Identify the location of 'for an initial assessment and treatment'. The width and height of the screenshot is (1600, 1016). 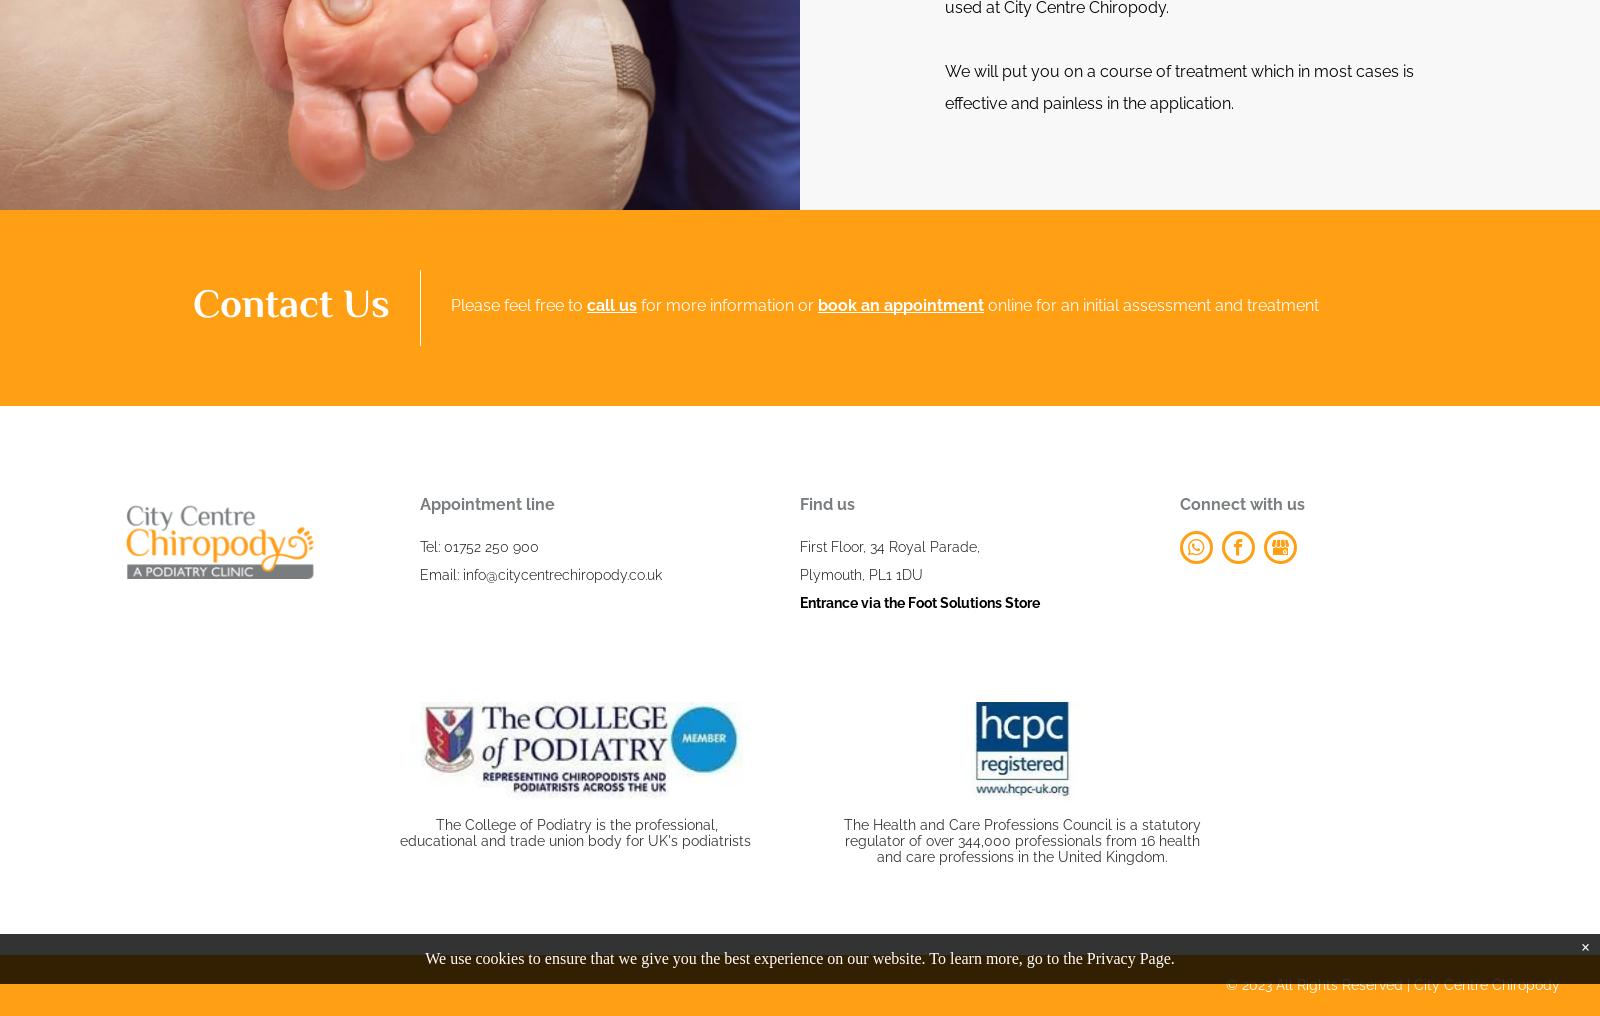
(1036, 303).